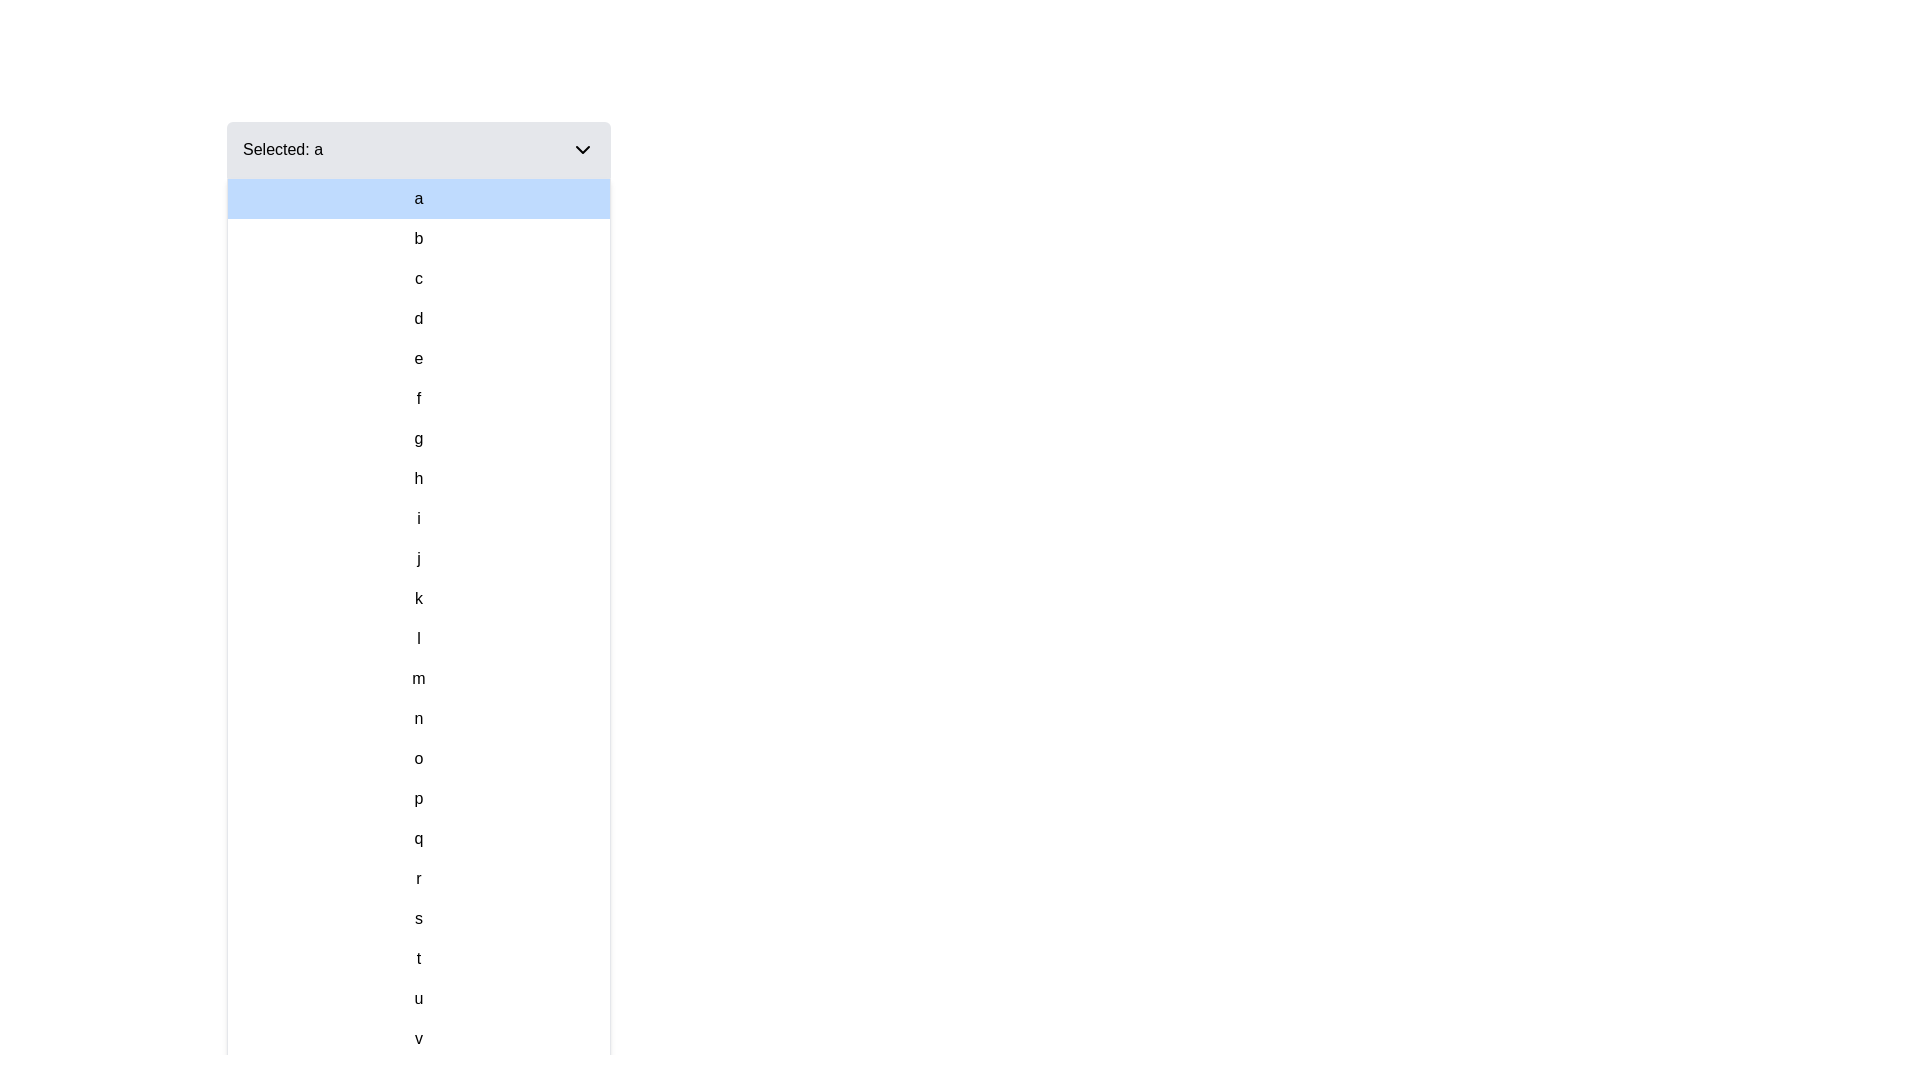 This screenshot has height=1080, width=1920. Describe the element at coordinates (417, 398) in the screenshot. I see `the sixth option 'f' in the dropdown menu, which is located between 'e' and 'g' within a bordered white background box` at that location.